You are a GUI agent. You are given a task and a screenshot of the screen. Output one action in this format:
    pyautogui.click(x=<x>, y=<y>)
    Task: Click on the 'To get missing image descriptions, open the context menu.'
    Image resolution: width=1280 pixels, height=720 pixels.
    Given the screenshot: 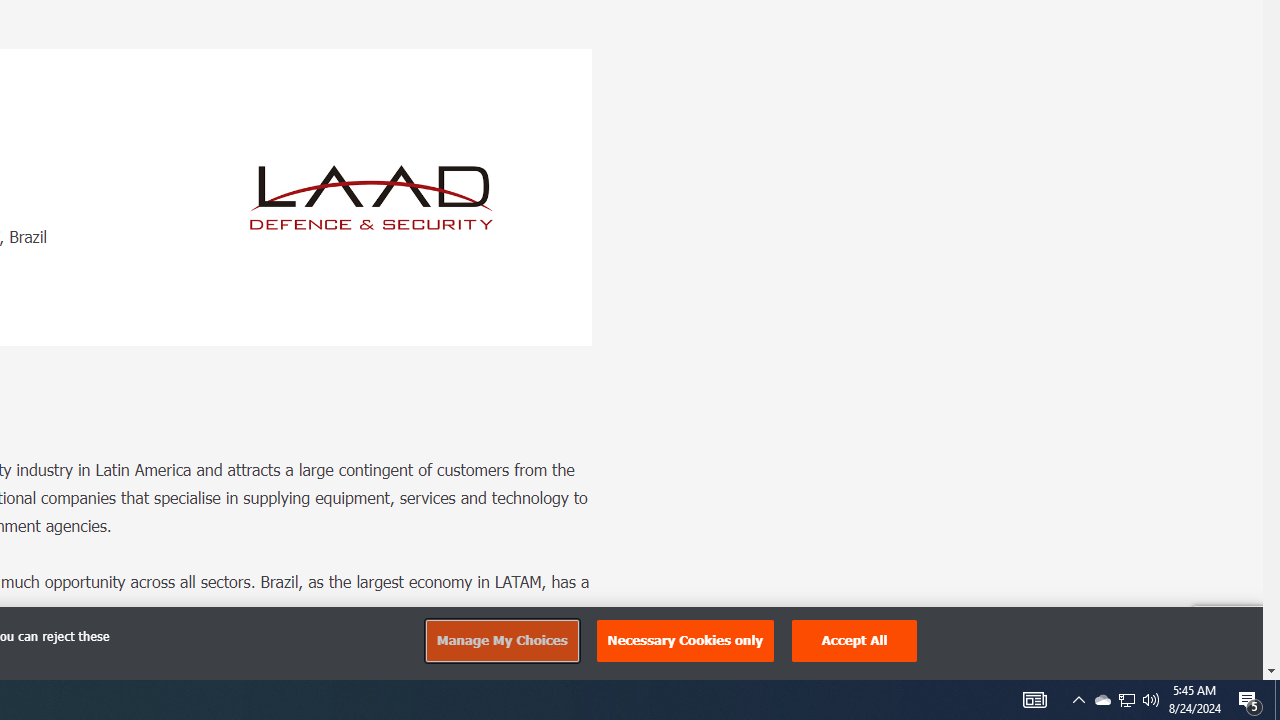 What is the action you would take?
    pyautogui.click(x=371, y=197)
    